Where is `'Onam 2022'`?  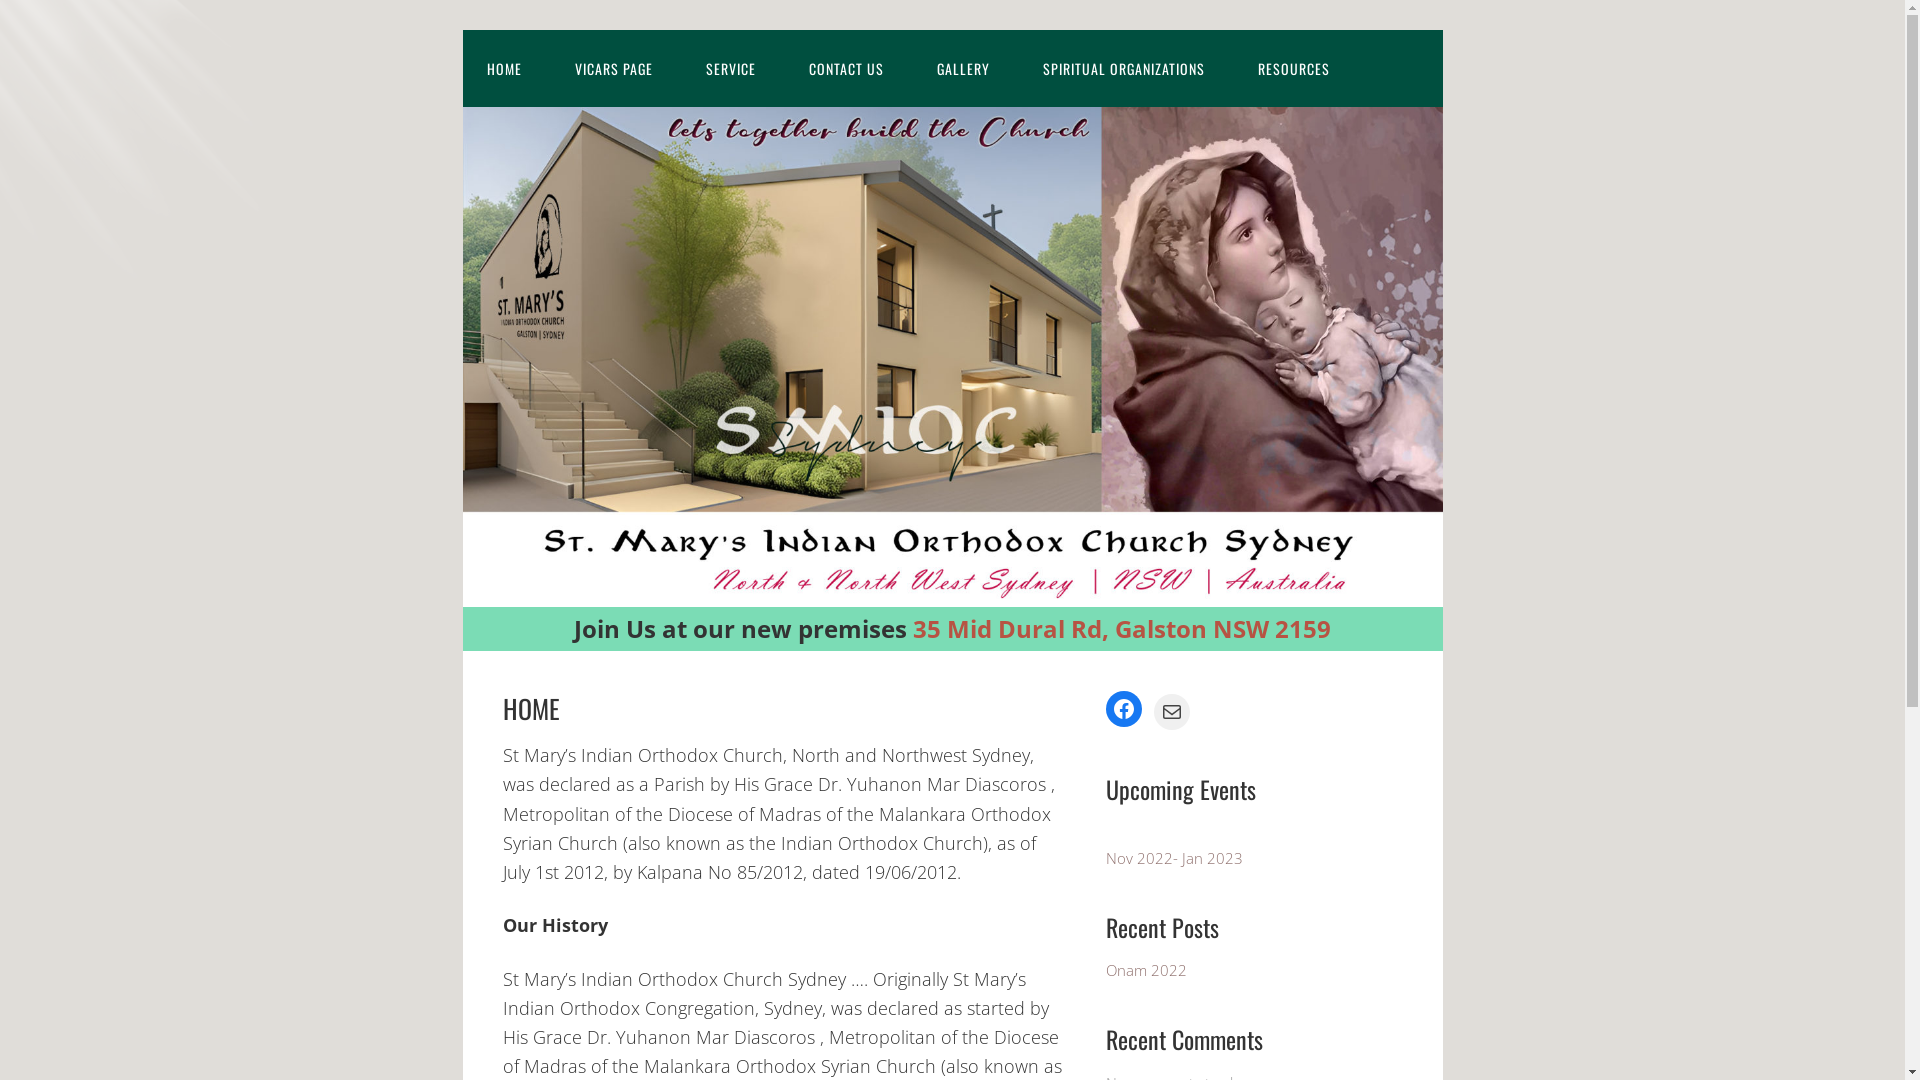 'Onam 2022' is located at coordinates (1146, 968).